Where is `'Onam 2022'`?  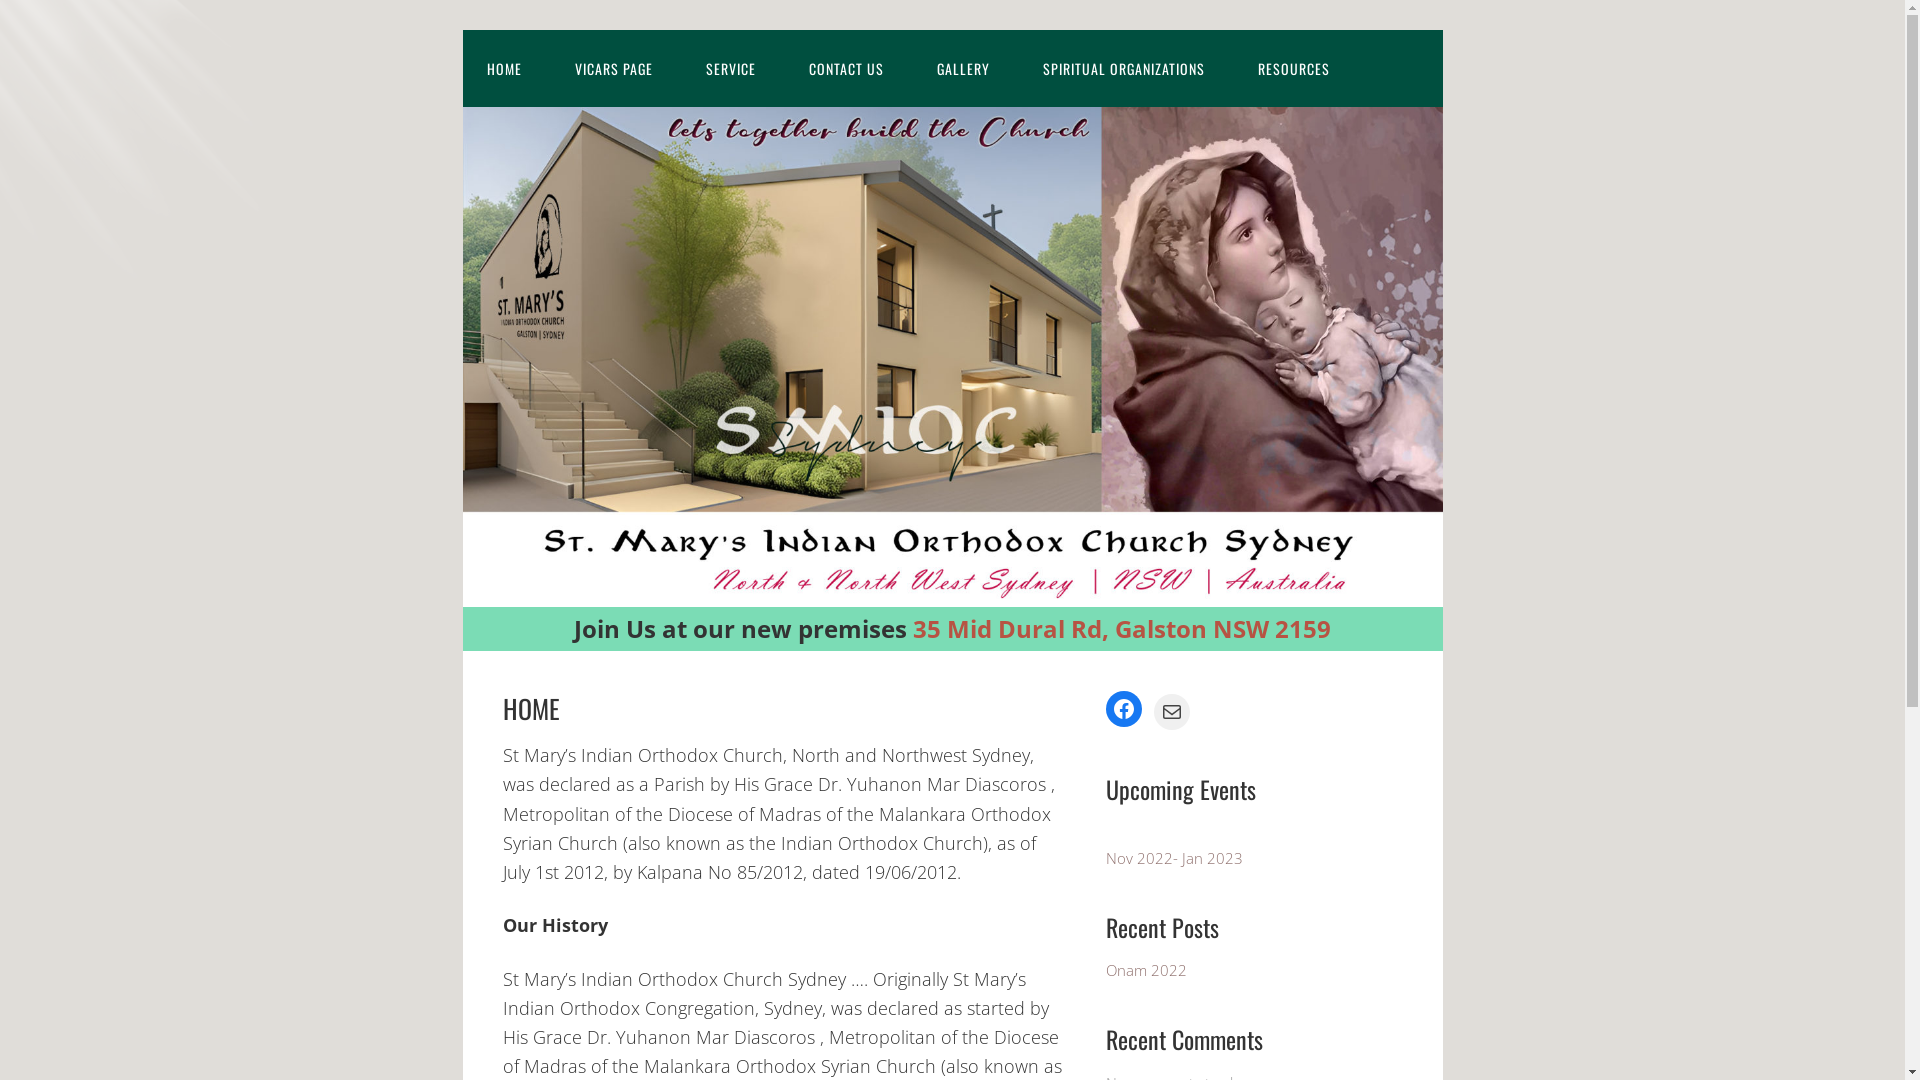 'Onam 2022' is located at coordinates (1146, 968).